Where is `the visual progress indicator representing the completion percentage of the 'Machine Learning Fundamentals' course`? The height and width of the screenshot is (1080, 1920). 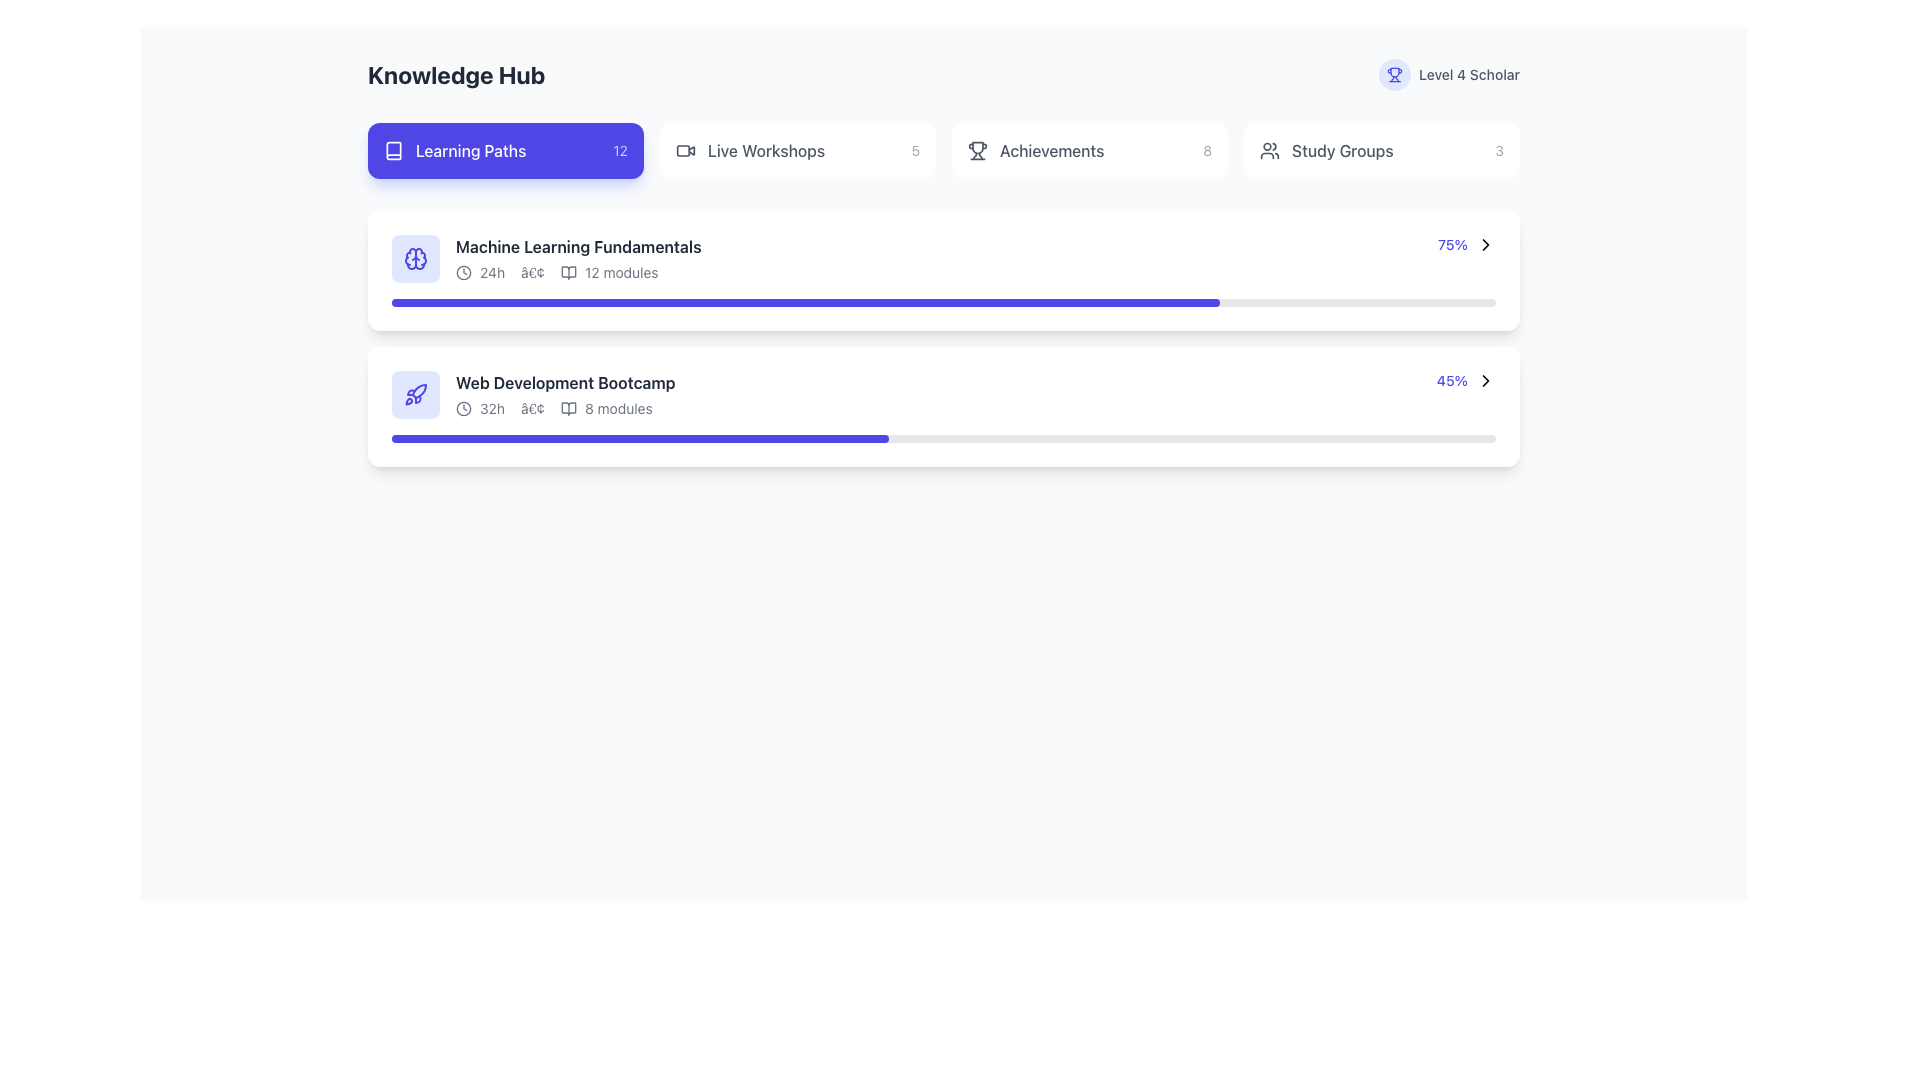 the visual progress indicator representing the completion percentage of the 'Machine Learning Fundamentals' course is located at coordinates (806, 303).